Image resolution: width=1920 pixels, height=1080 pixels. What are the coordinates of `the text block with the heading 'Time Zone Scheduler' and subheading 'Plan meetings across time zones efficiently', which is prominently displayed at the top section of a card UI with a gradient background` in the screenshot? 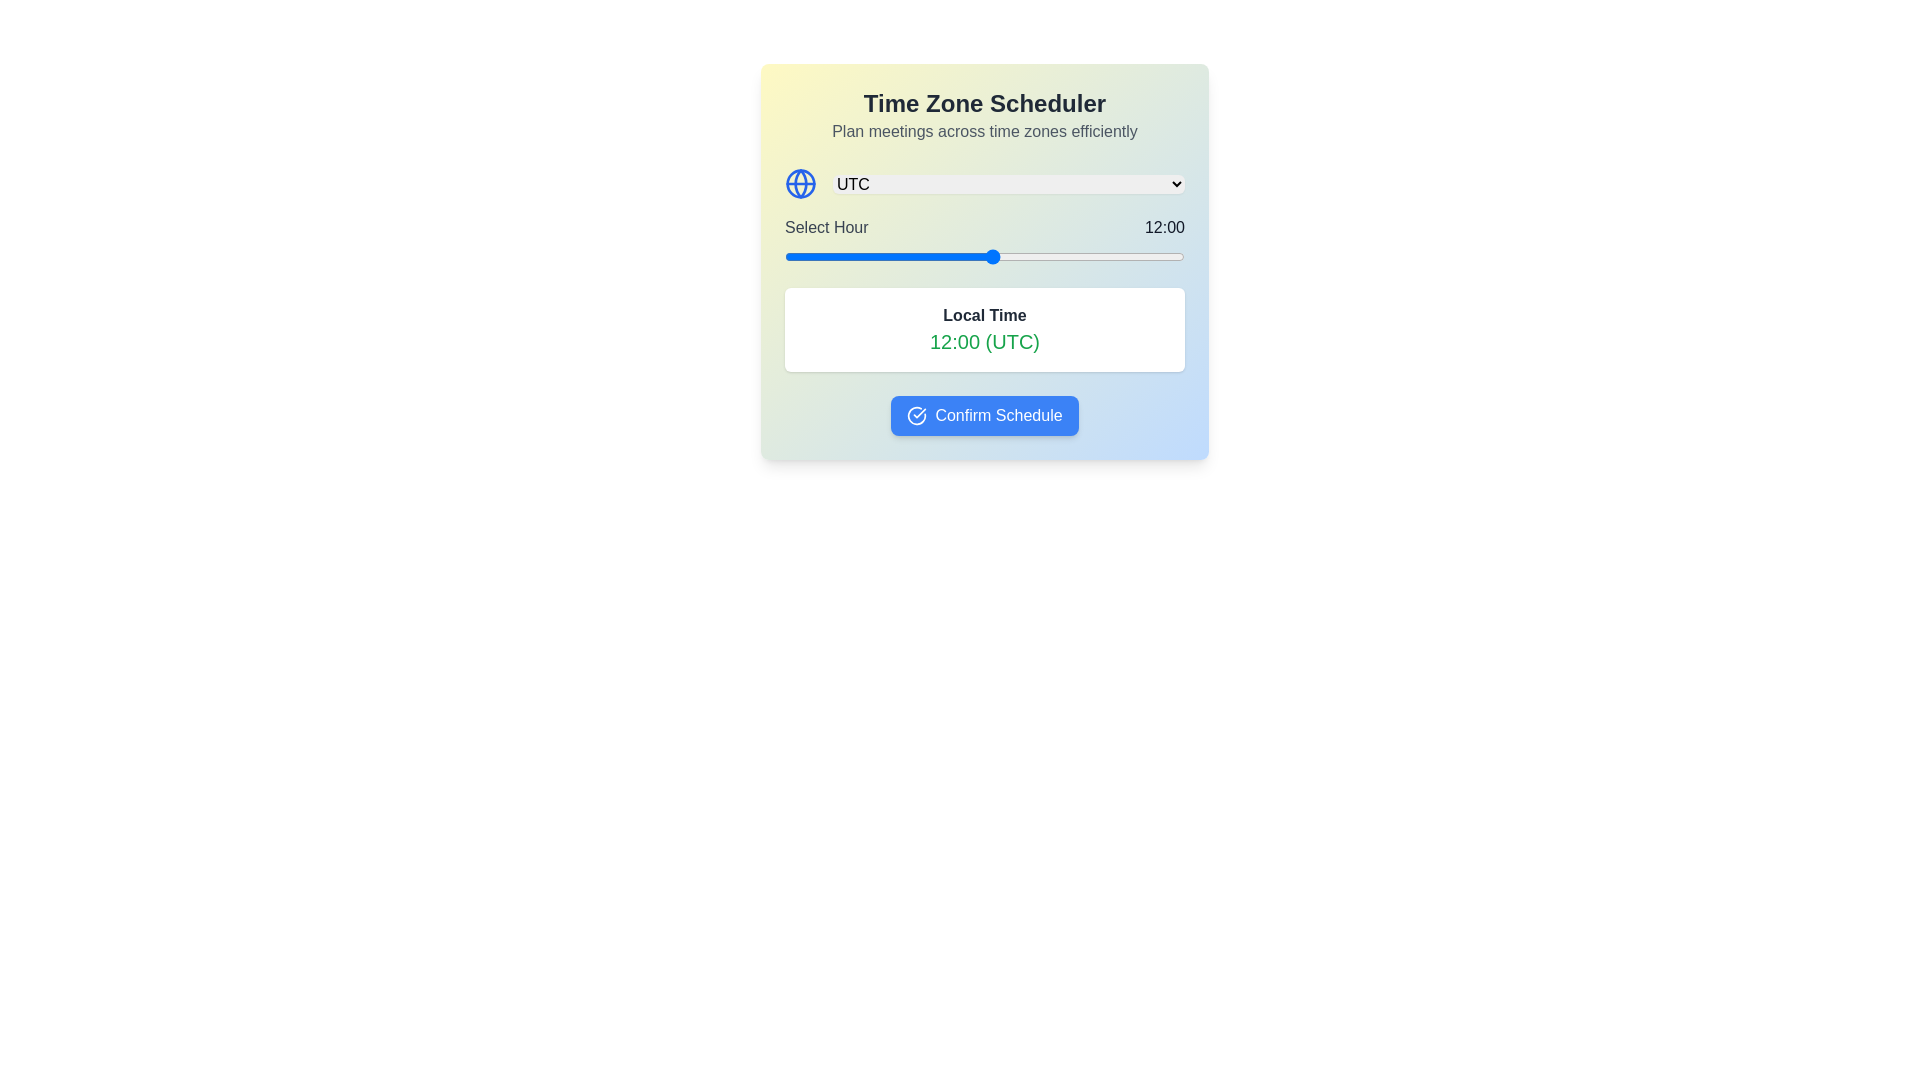 It's located at (984, 115).